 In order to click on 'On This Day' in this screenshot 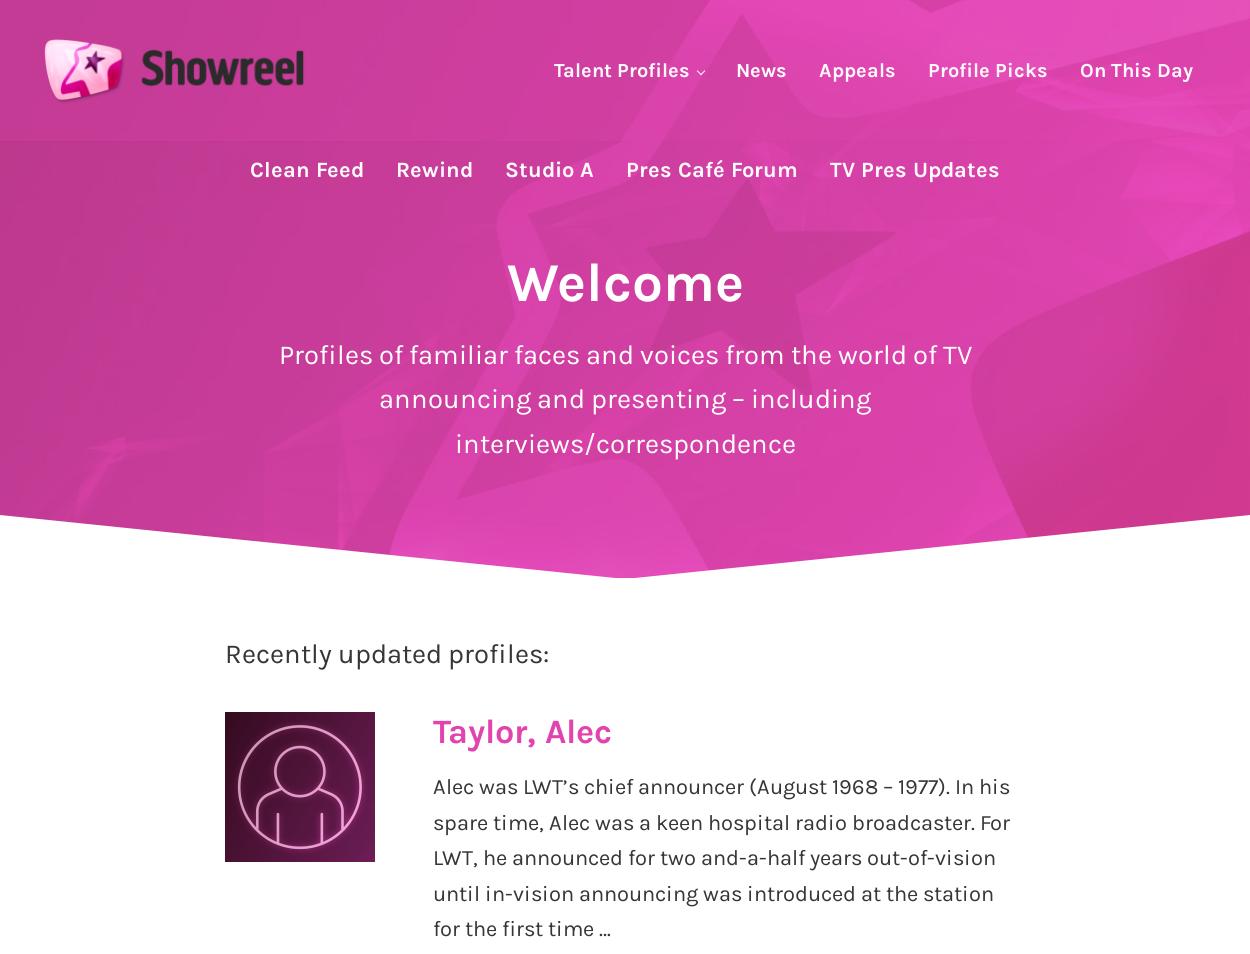, I will do `click(1136, 68)`.